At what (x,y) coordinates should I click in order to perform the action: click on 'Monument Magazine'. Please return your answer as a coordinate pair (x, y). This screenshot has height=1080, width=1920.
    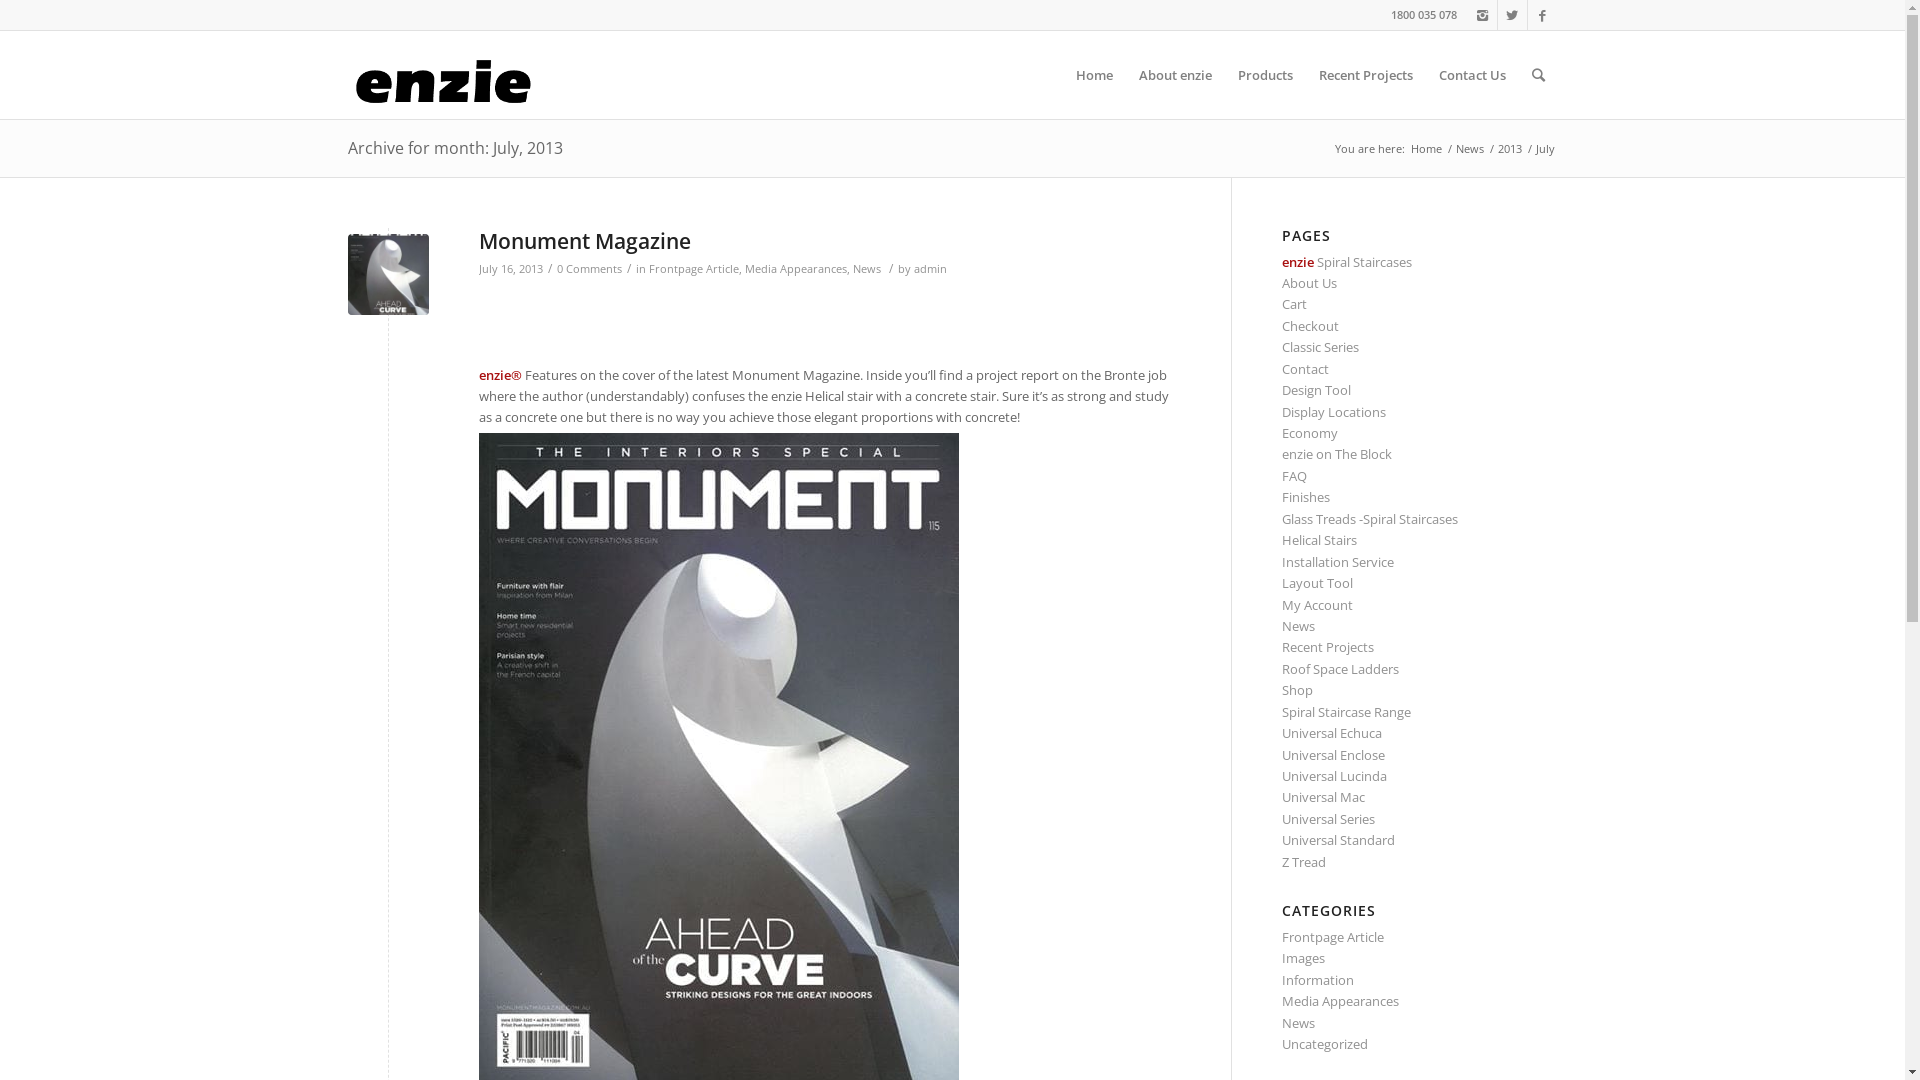
    Looking at the image, I should click on (477, 239).